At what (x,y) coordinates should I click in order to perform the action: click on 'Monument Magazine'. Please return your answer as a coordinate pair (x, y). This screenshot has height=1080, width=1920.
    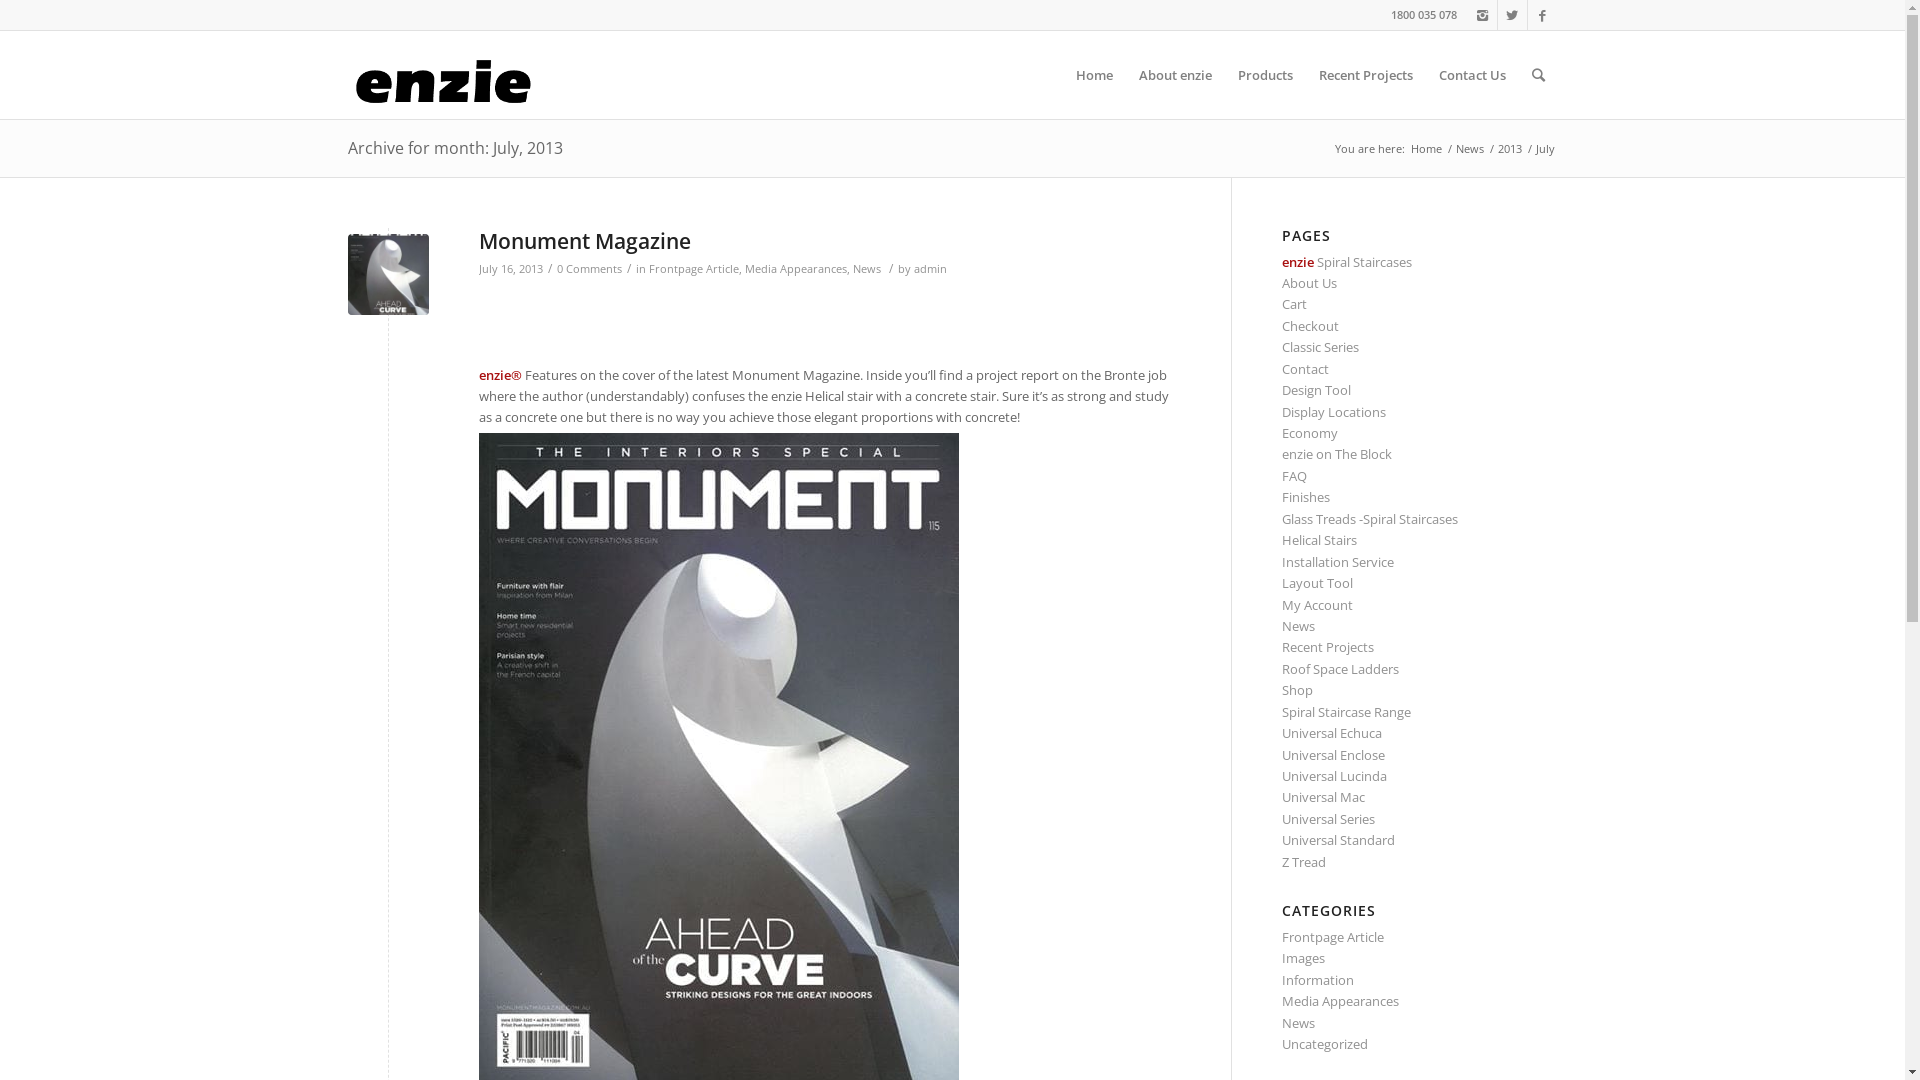
    Looking at the image, I should click on (477, 239).